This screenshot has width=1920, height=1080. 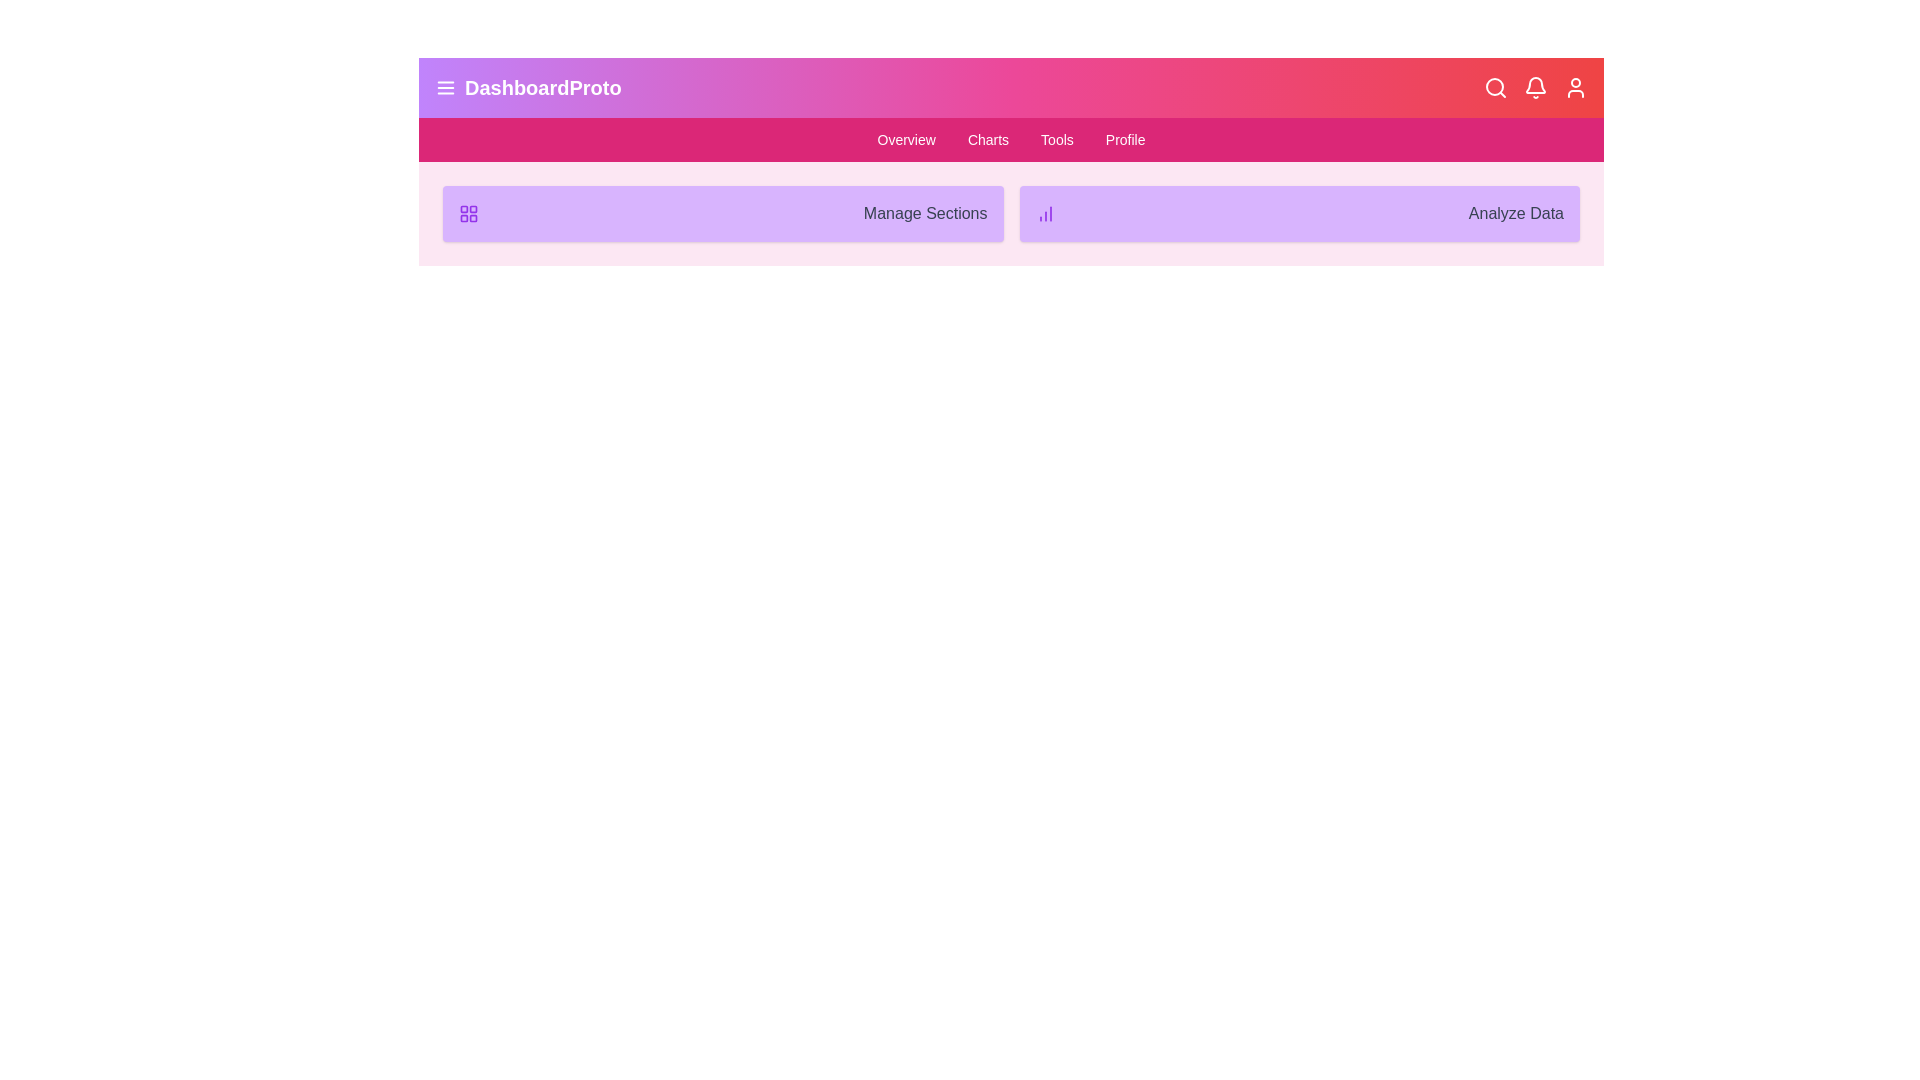 I want to click on the menu item Overview to navigate to the corresponding section, so click(x=905, y=138).